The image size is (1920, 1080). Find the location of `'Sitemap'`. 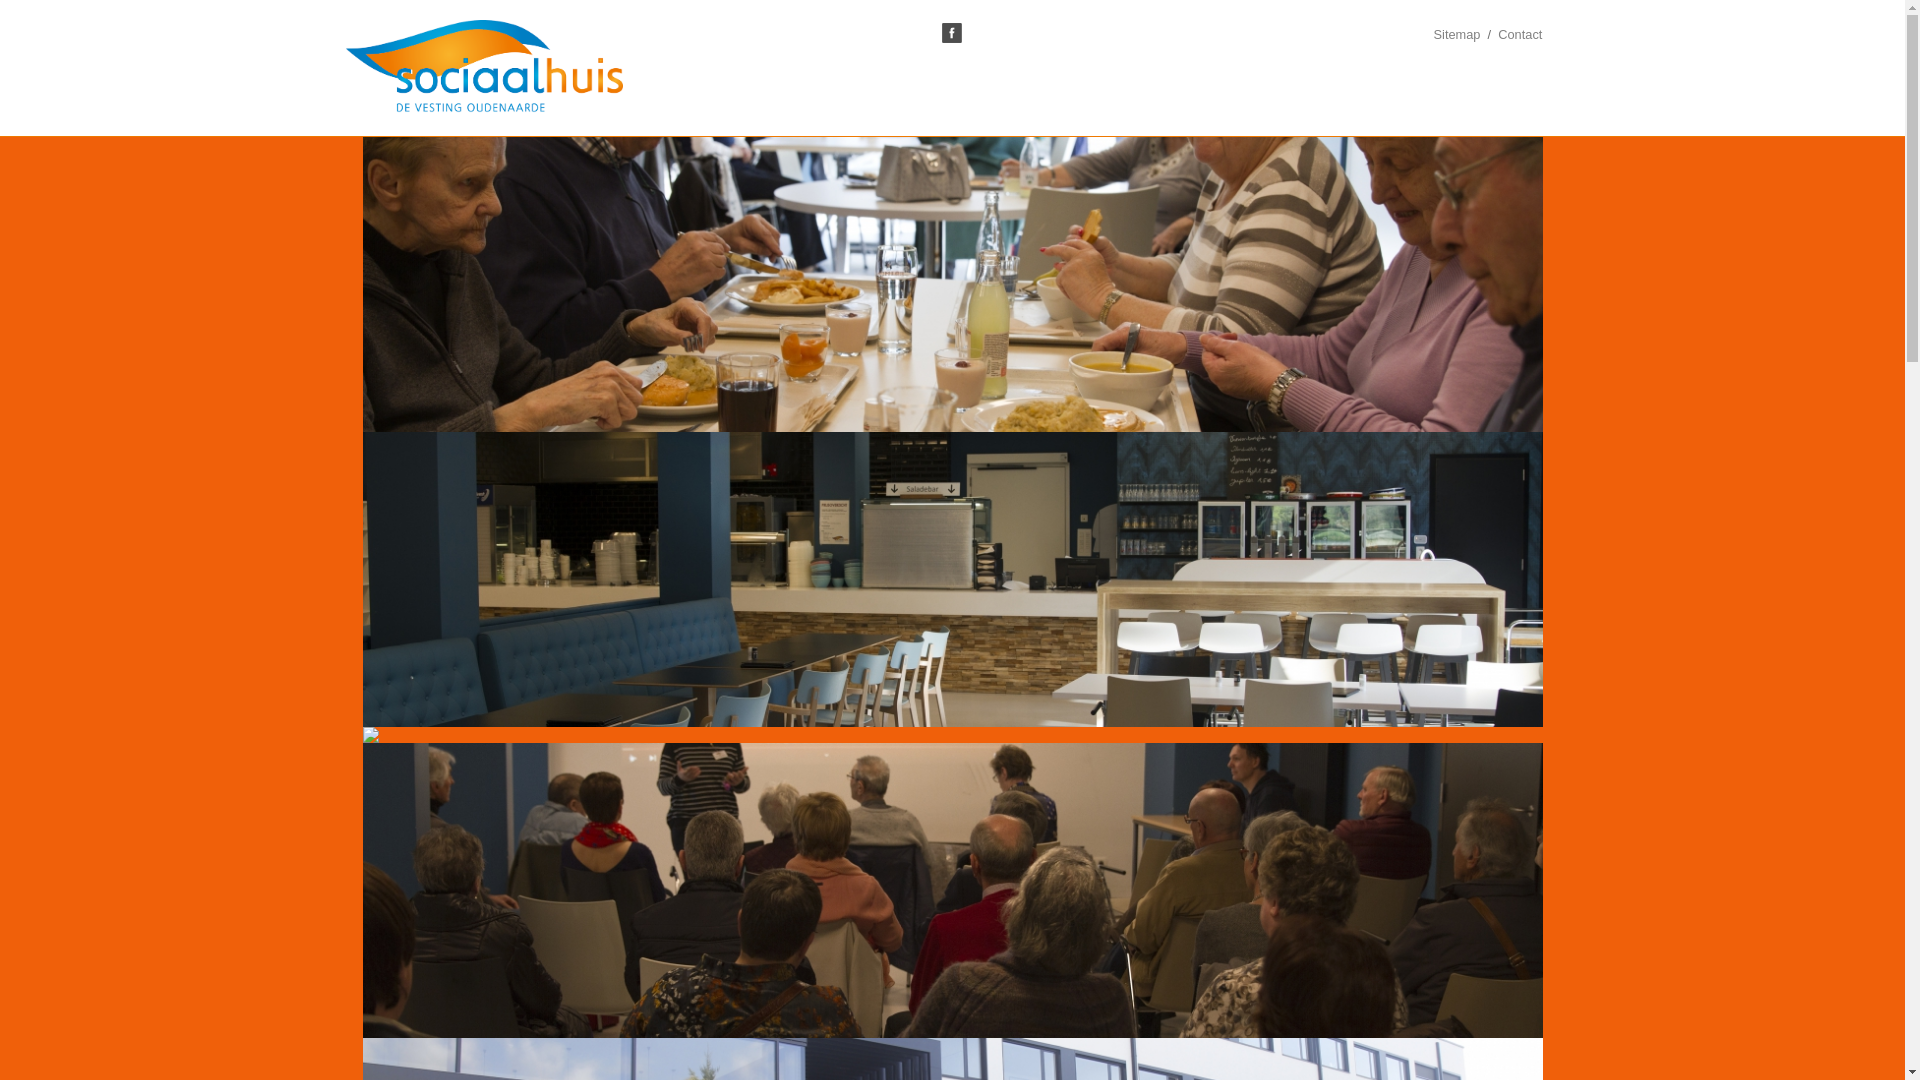

'Sitemap' is located at coordinates (1457, 34).